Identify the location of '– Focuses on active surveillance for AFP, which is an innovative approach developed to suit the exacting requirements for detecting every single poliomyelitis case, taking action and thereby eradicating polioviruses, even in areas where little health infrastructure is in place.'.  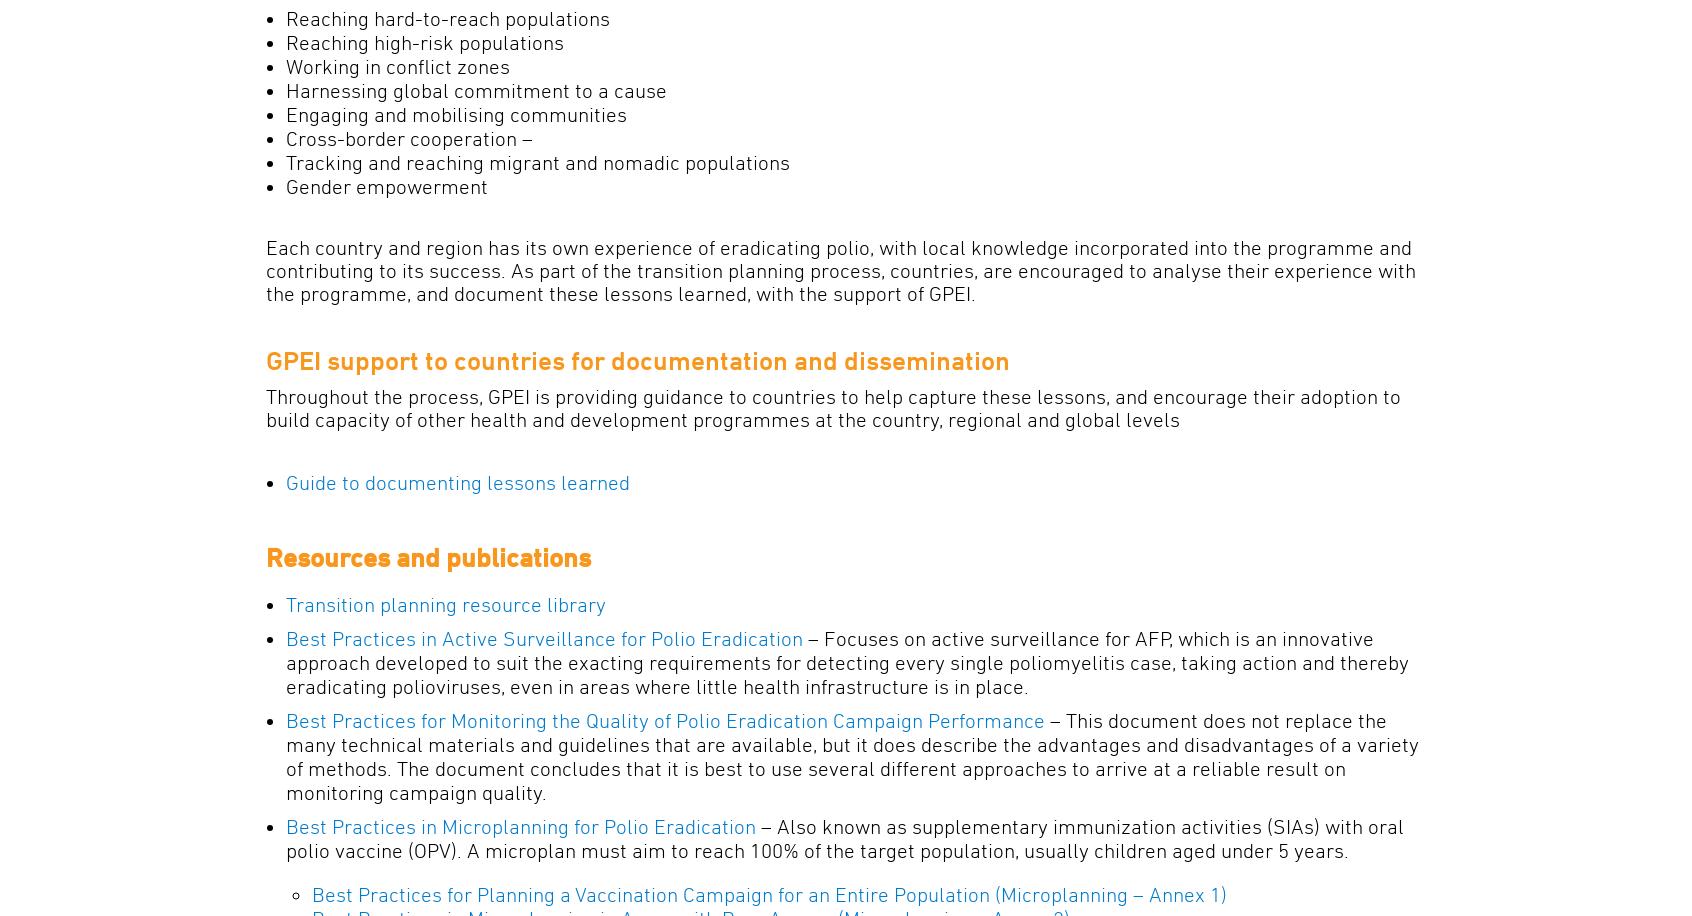
(846, 661).